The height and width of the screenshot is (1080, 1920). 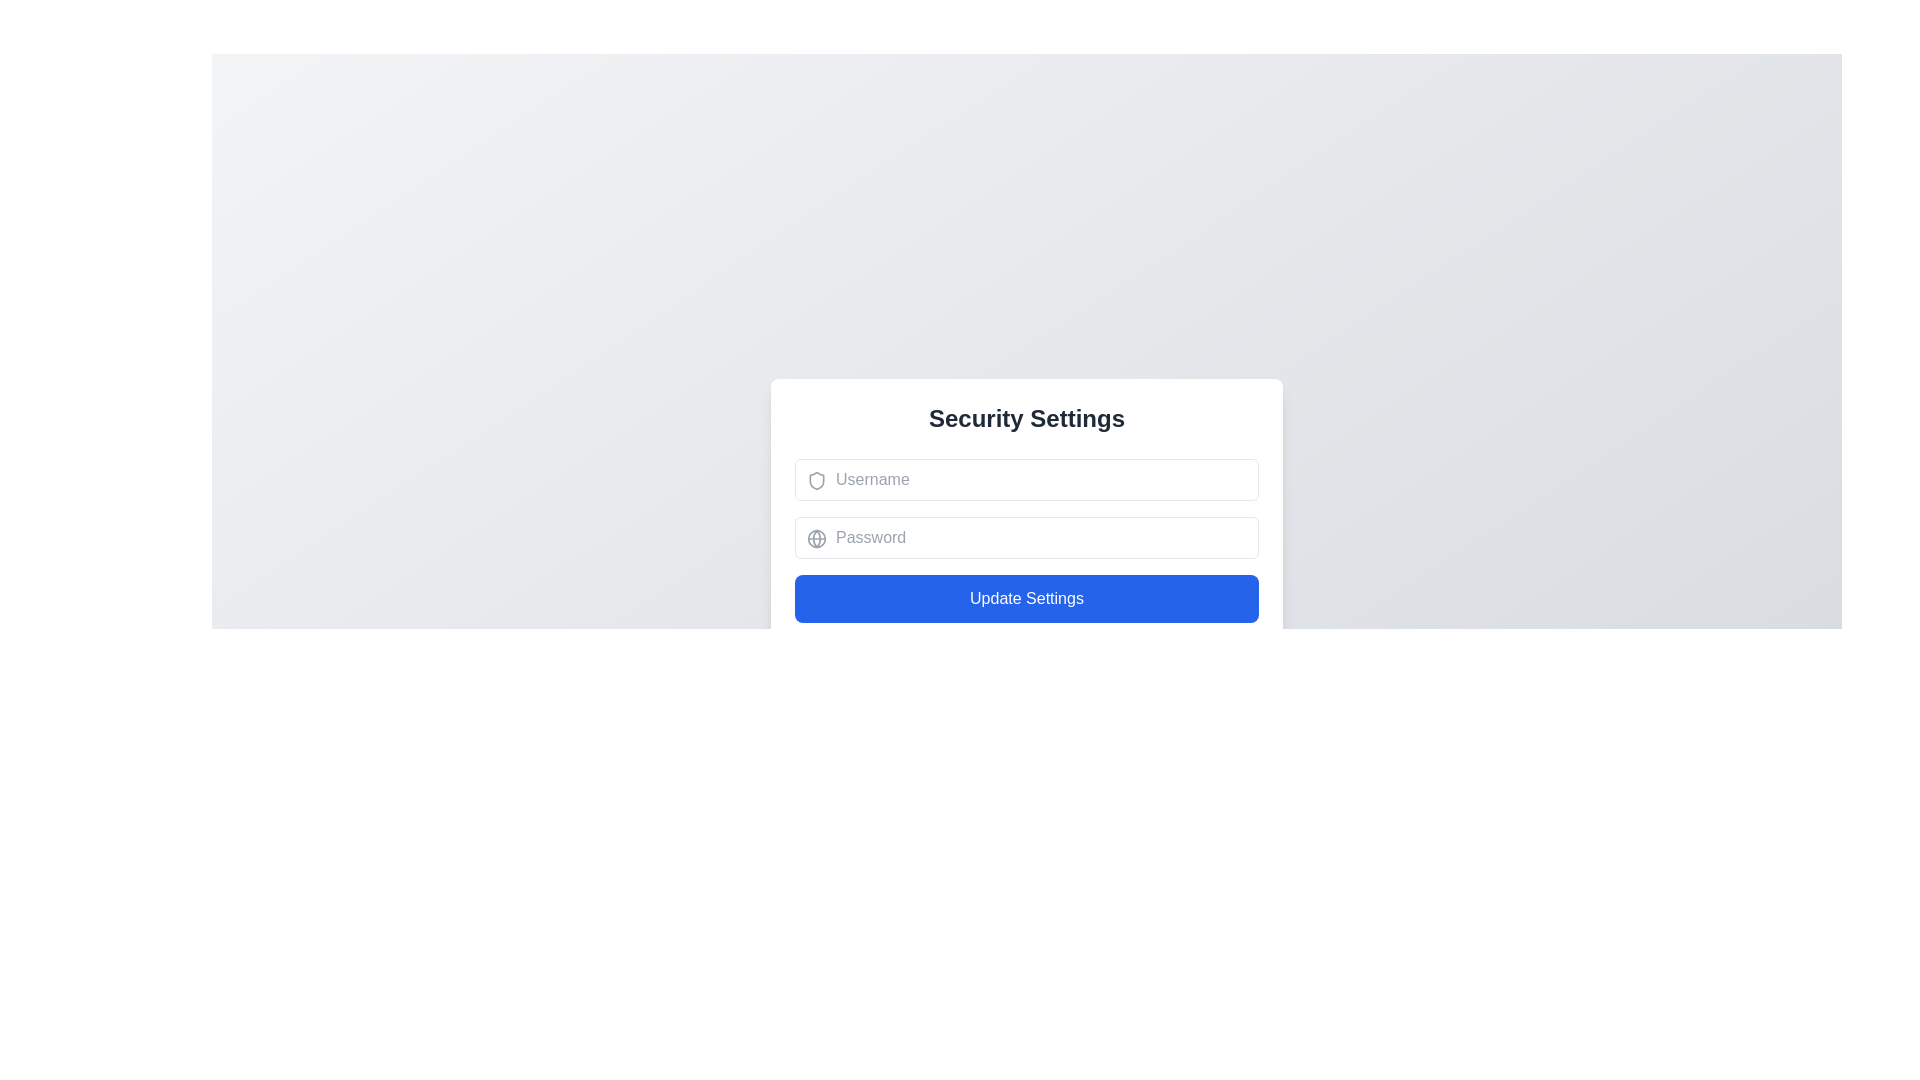 What do you see at coordinates (1027, 592) in the screenshot?
I see `the 'Update Settings' button located on the Form Card for updating security settings, which is the only card structure in this section of the interface` at bounding box center [1027, 592].